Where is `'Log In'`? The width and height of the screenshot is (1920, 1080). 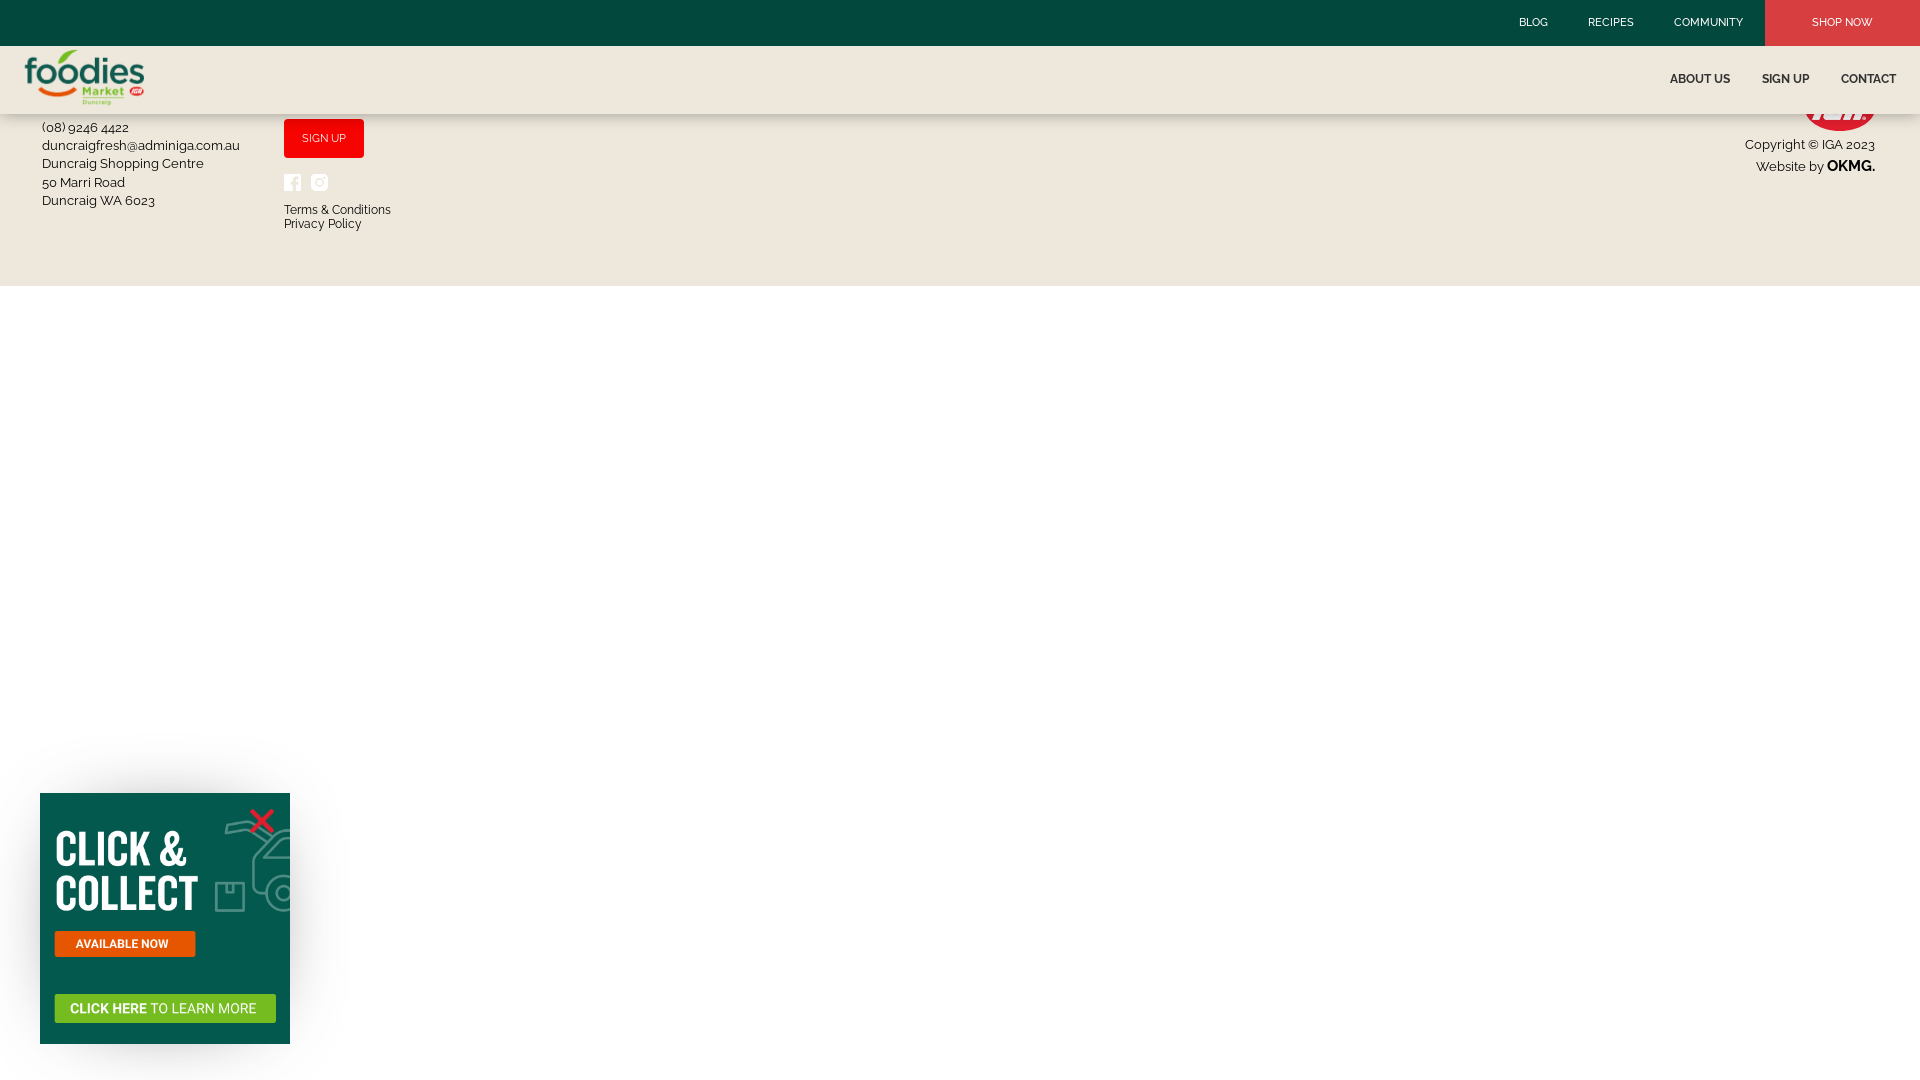
'Log In' is located at coordinates (76, 10).